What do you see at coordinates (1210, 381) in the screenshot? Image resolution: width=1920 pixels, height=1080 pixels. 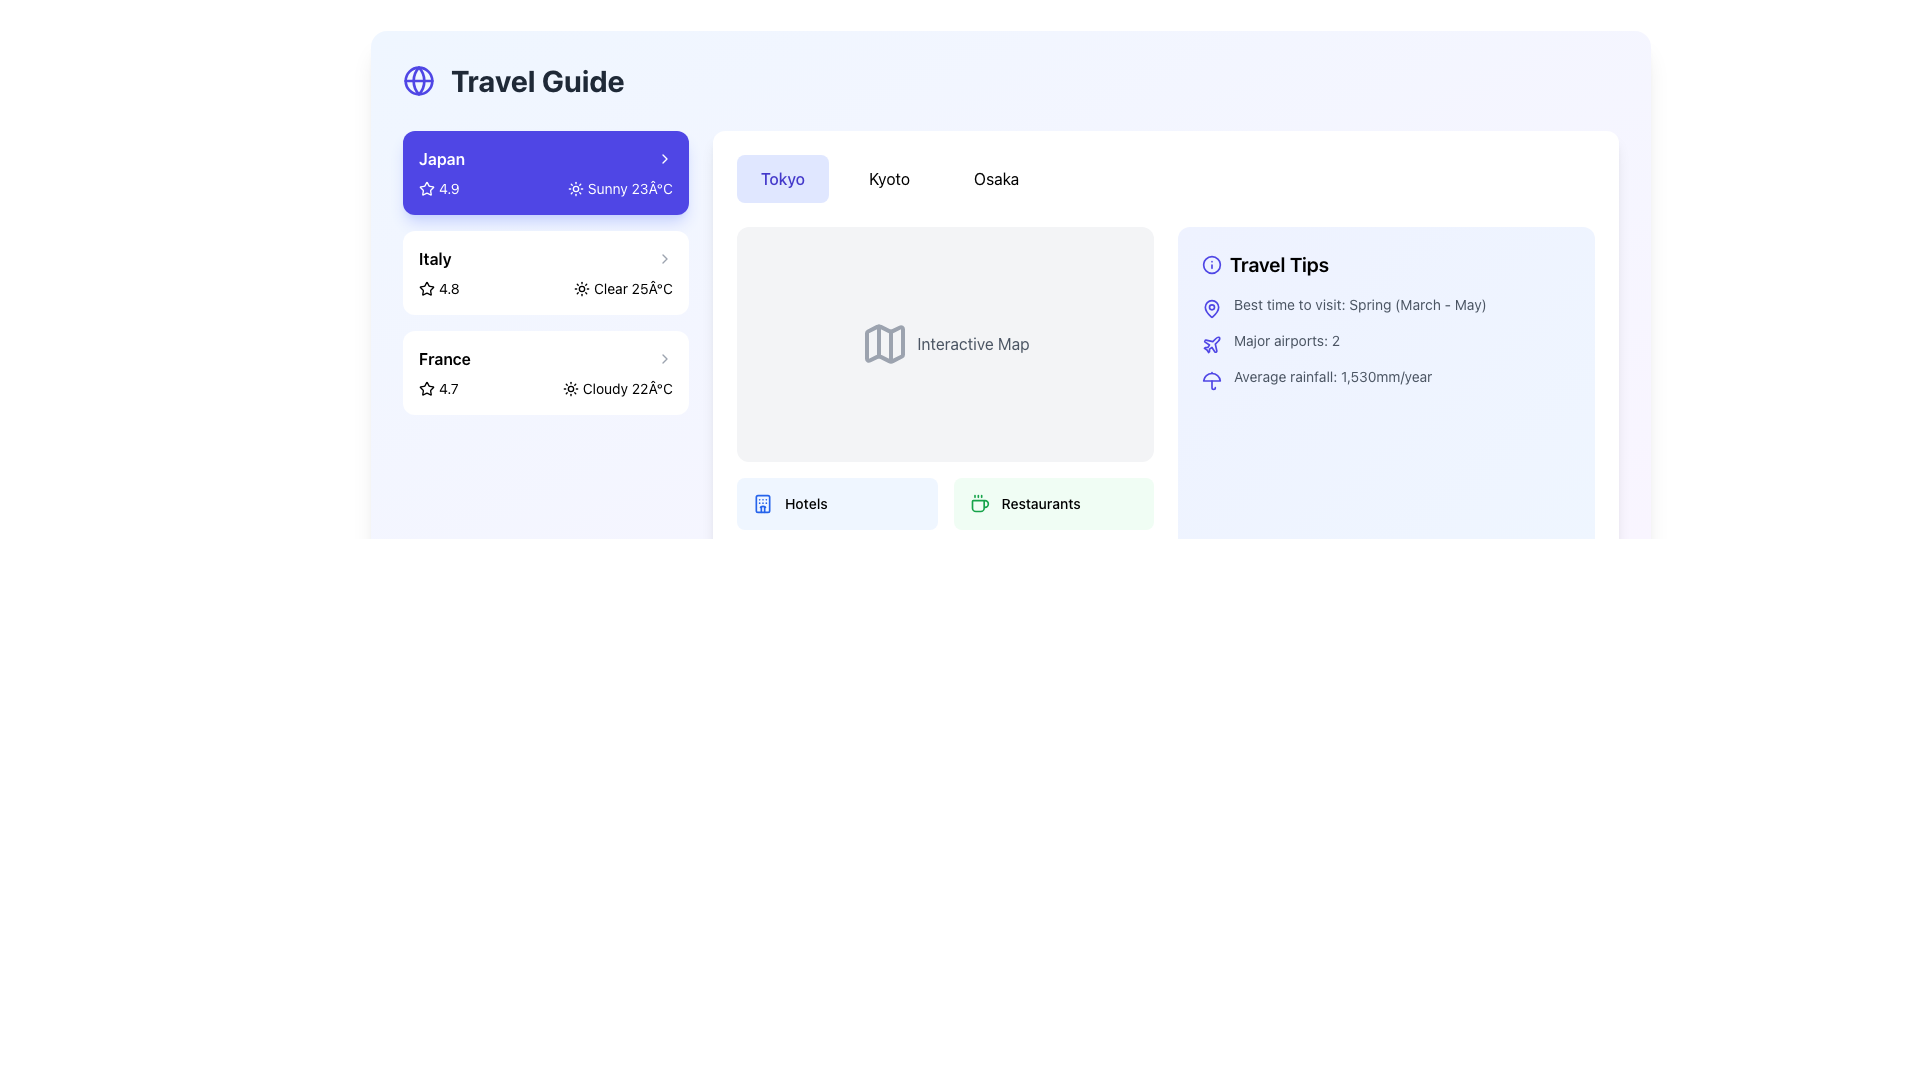 I see `the compact indigo umbrella icon located to the left of the 'Average rainfall: 1,530mm/year' entry in the 'Travel Tips' section` at bounding box center [1210, 381].